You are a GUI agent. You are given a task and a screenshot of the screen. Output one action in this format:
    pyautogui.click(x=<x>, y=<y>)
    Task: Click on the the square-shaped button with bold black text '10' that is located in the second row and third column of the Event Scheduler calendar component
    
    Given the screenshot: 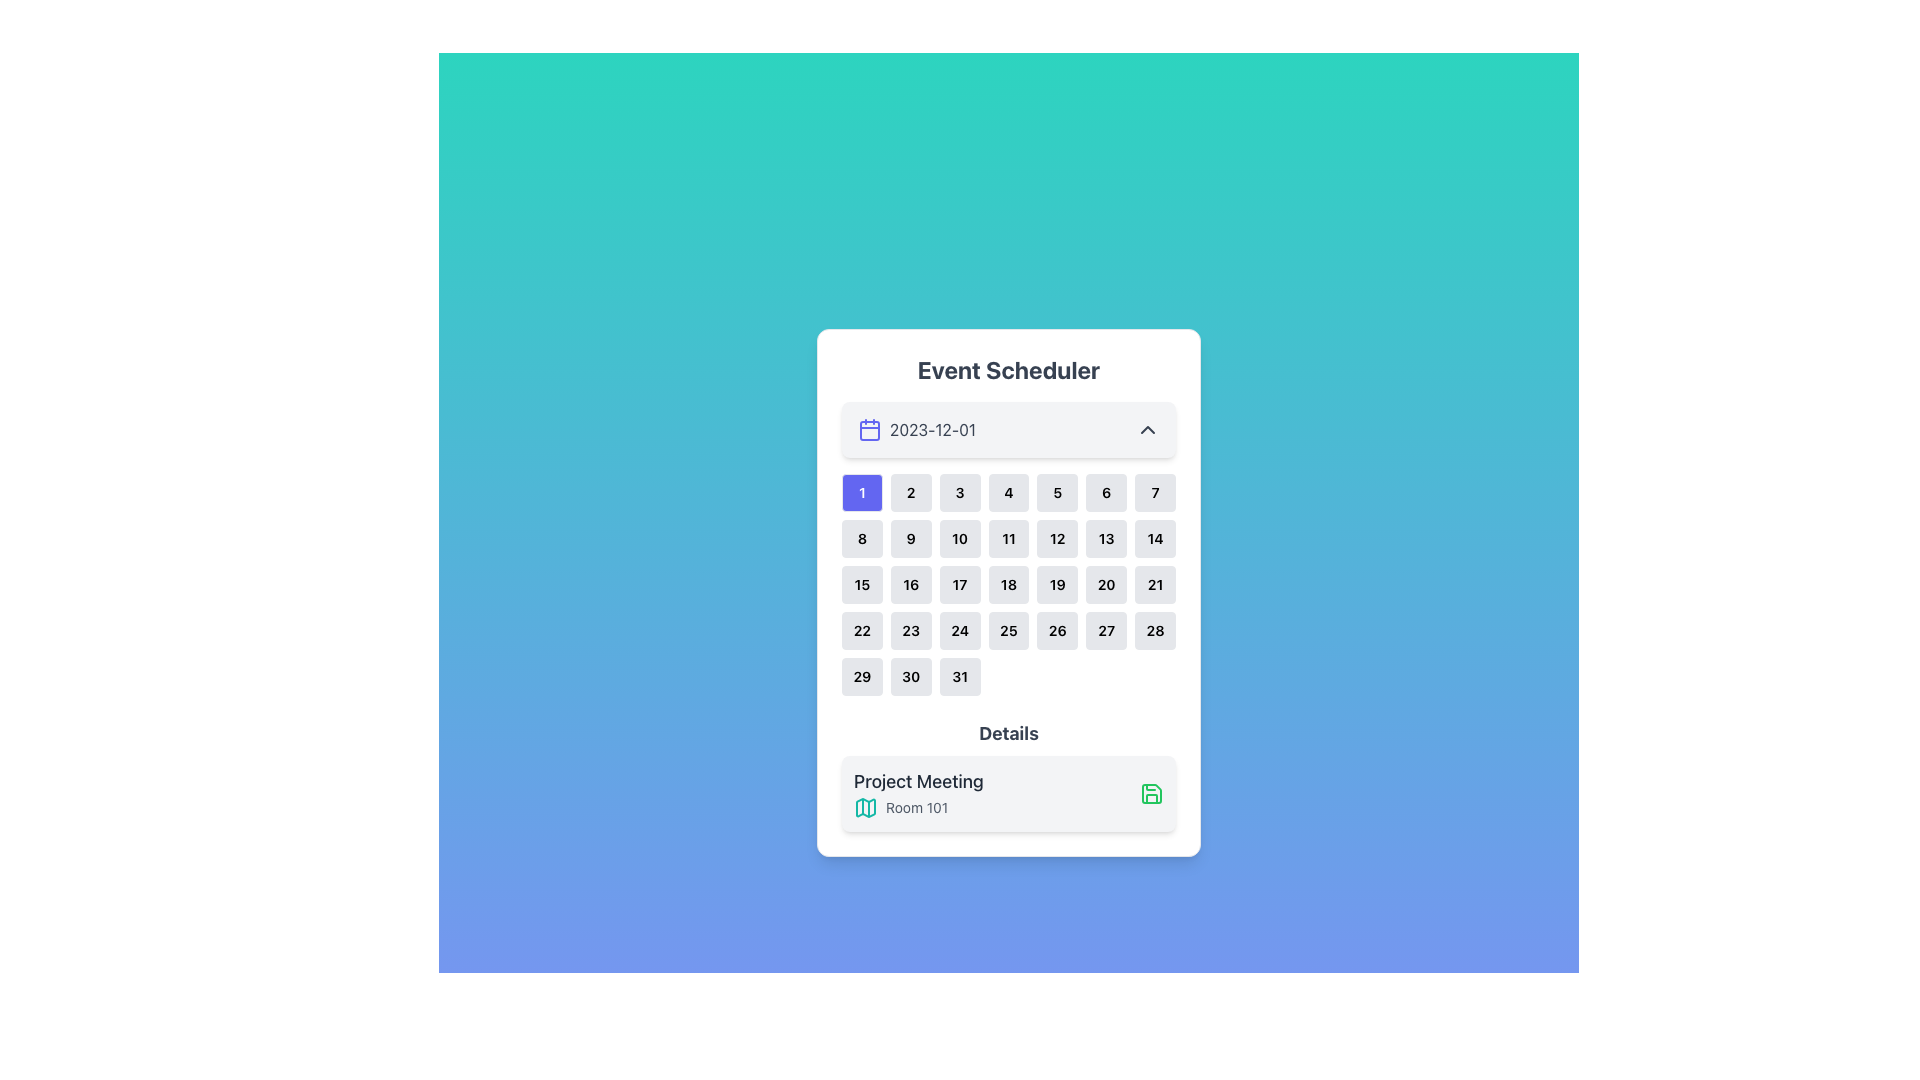 What is the action you would take?
    pyautogui.click(x=960, y=538)
    